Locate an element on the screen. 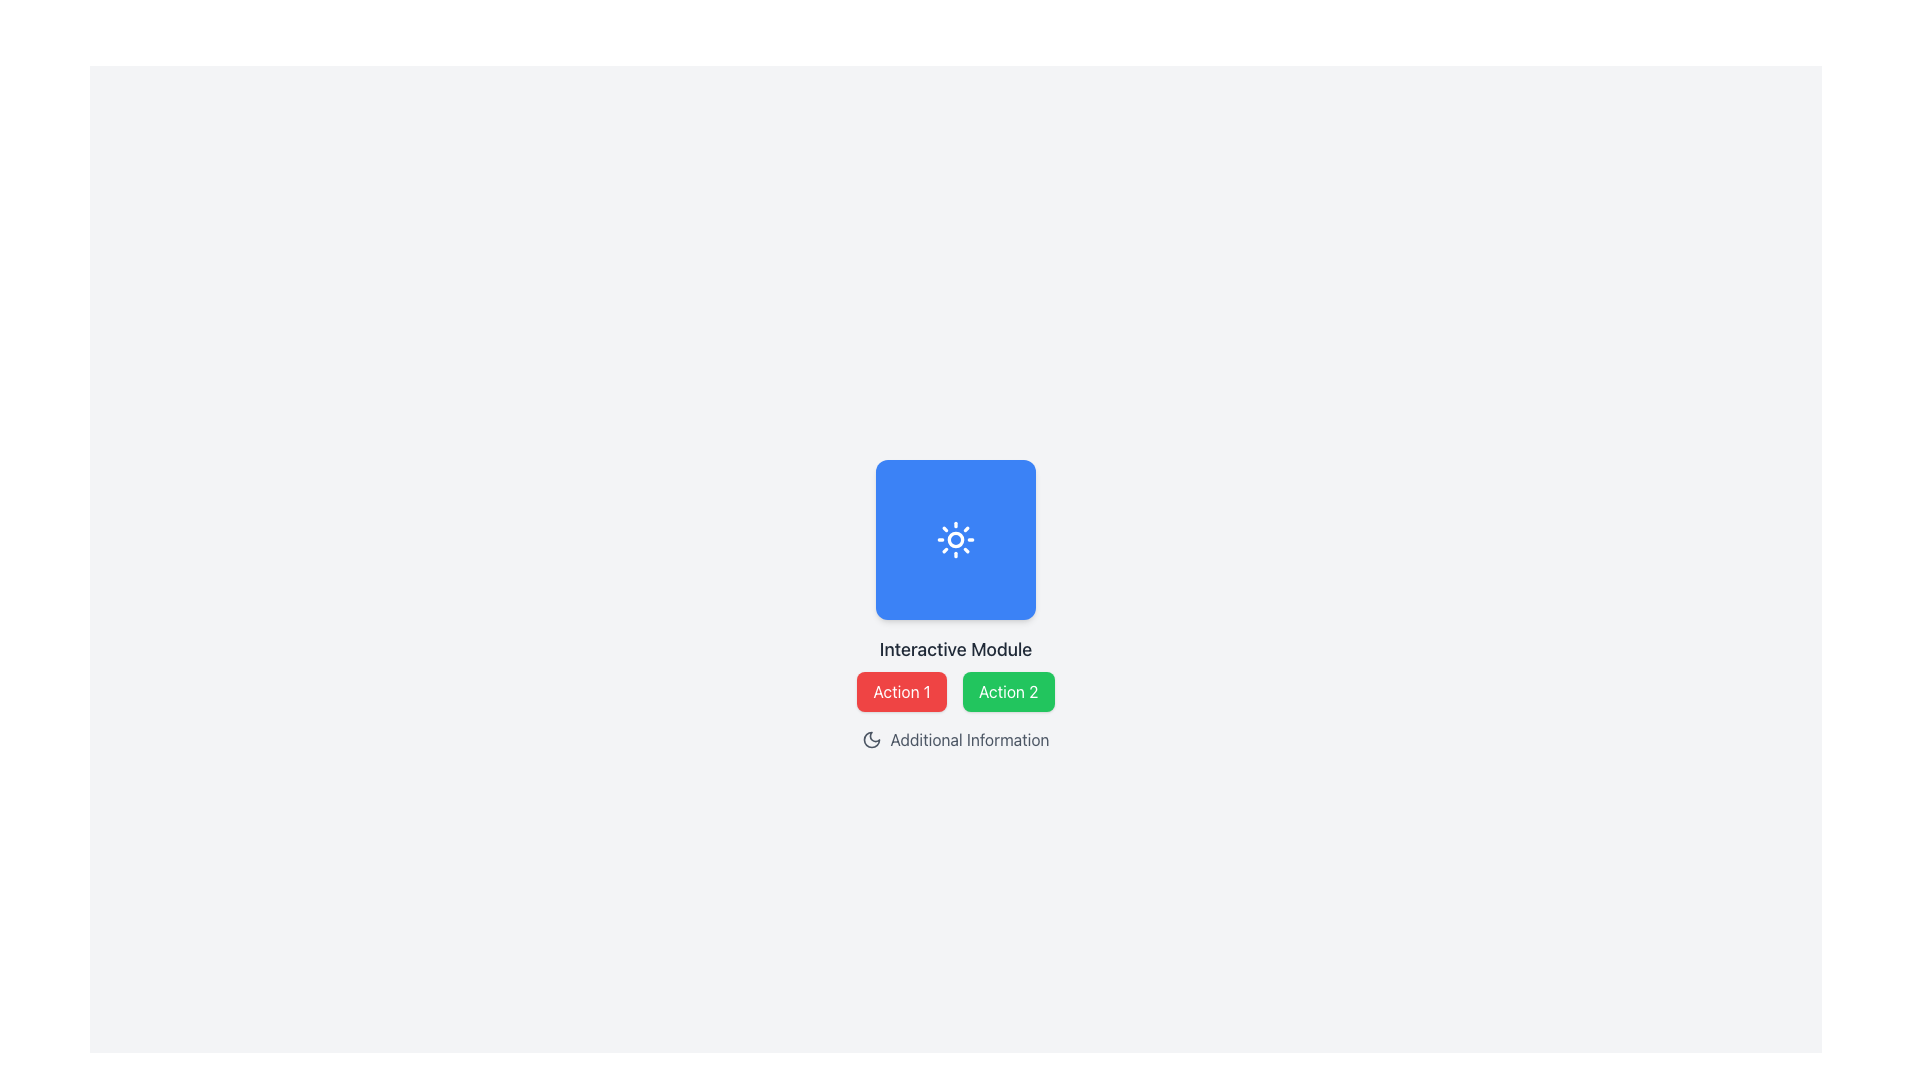  the text label displaying 'Additional Information' styled in gray font, which is located in the lower-center region of the interface to the right of a moon-shaped icon is located at coordinates (969, 740).